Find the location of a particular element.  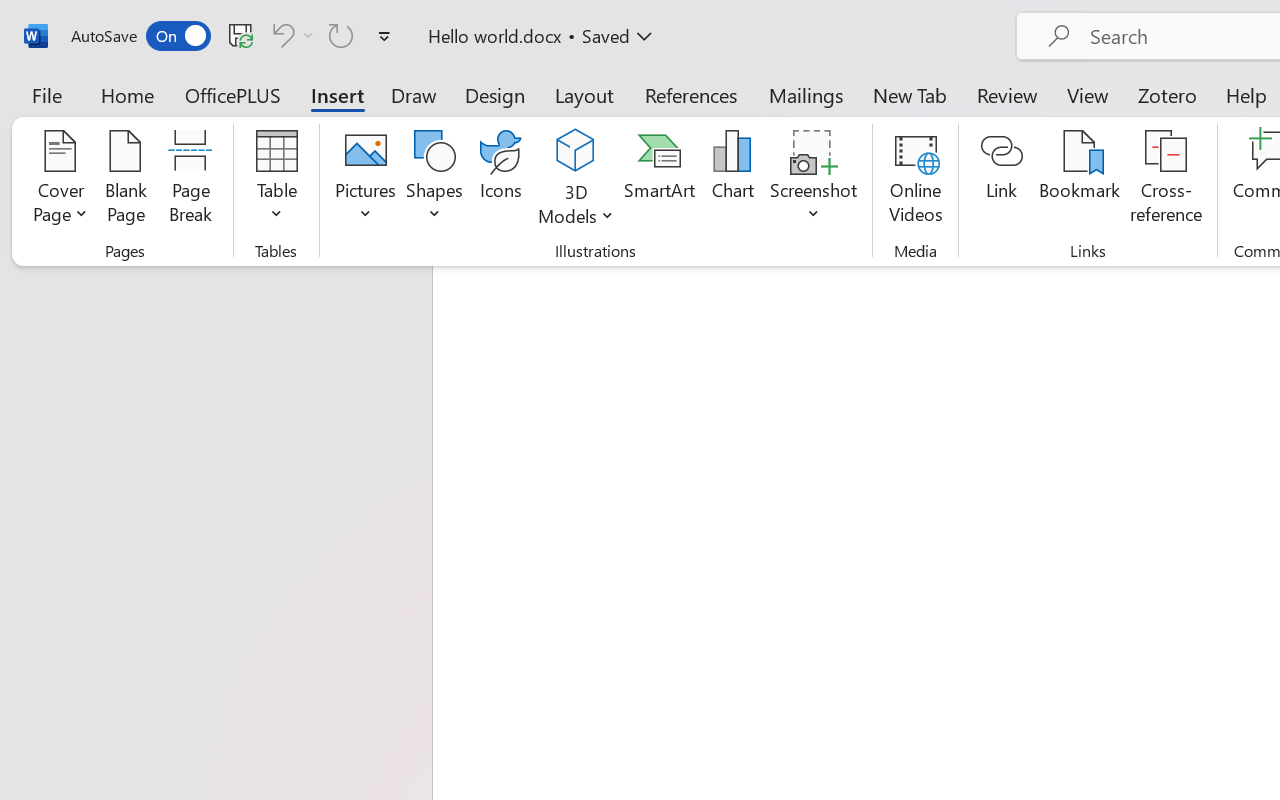

'Can' is located at coordinates (279, 34).